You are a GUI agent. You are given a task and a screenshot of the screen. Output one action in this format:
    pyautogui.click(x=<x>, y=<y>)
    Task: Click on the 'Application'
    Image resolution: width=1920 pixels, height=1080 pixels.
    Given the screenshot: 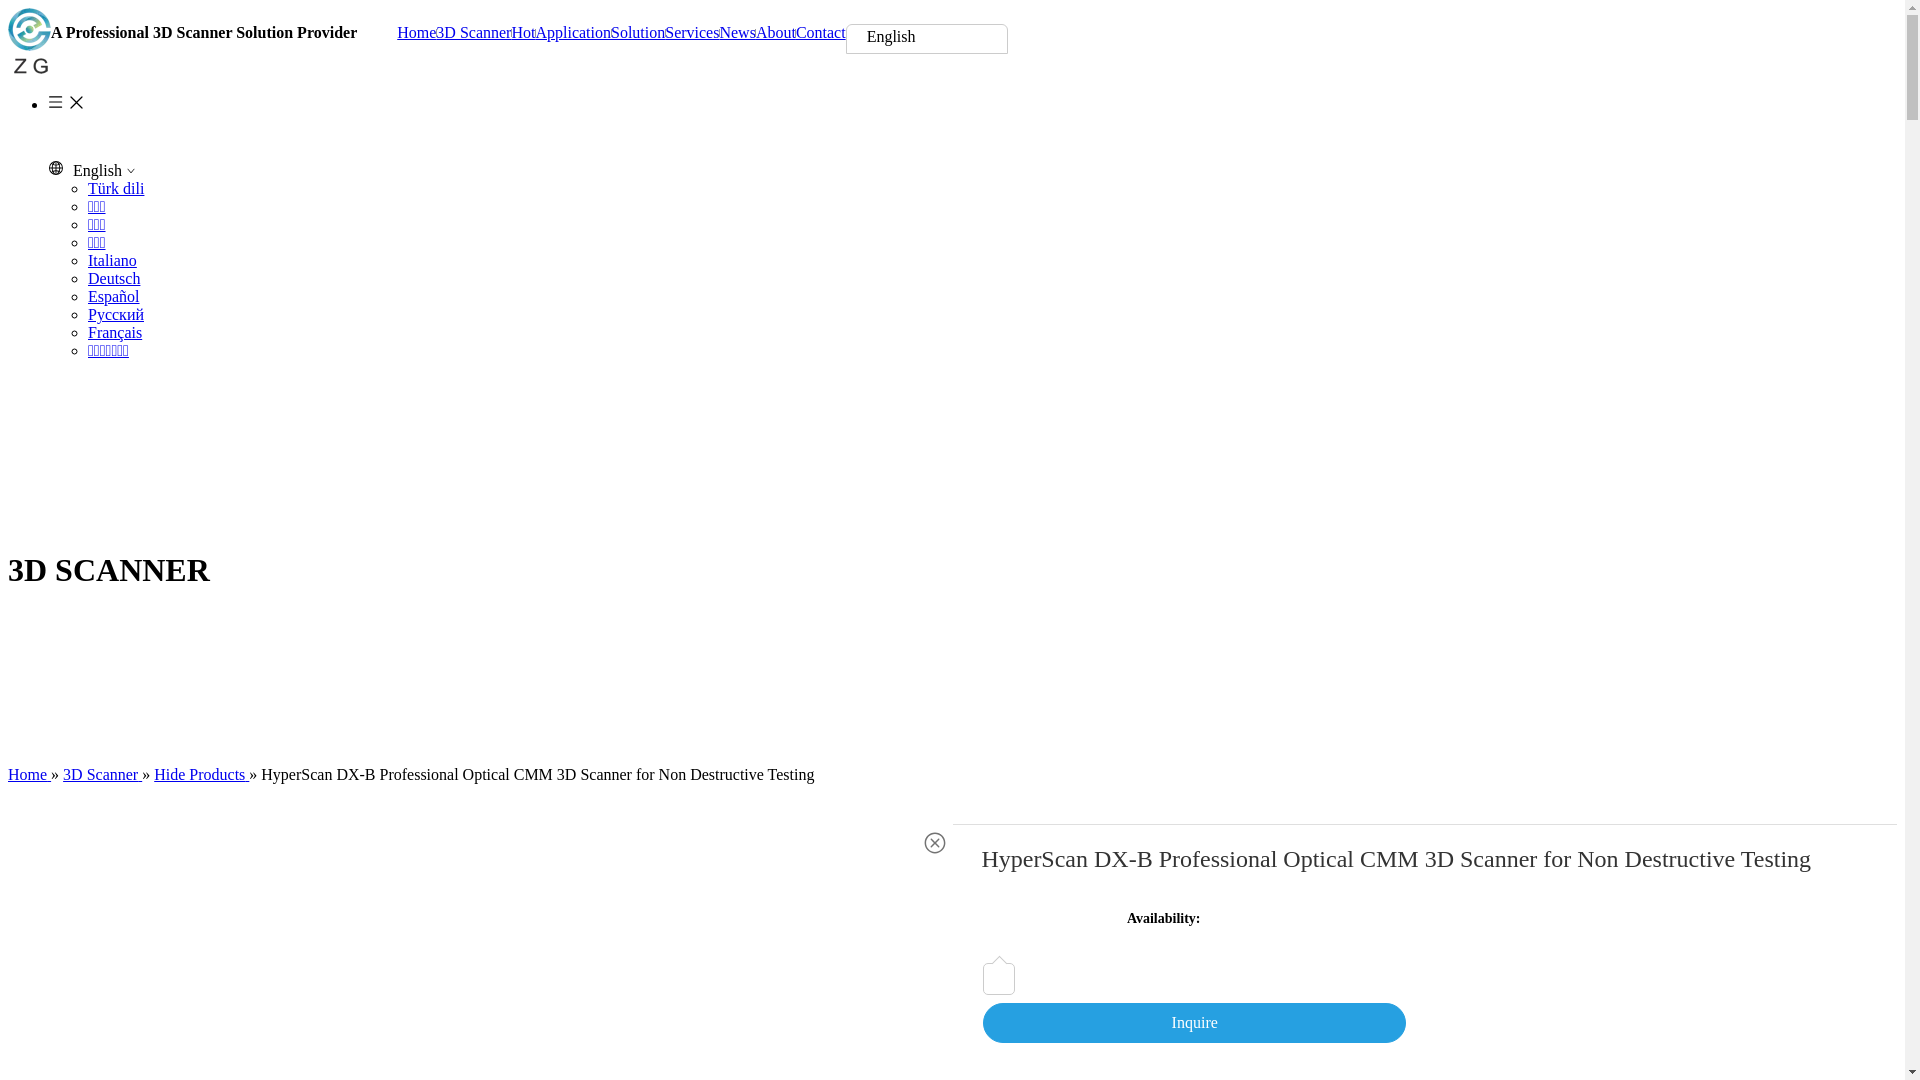 What is the action you would take?
    pyautogui.click(x=571, y=33)
    